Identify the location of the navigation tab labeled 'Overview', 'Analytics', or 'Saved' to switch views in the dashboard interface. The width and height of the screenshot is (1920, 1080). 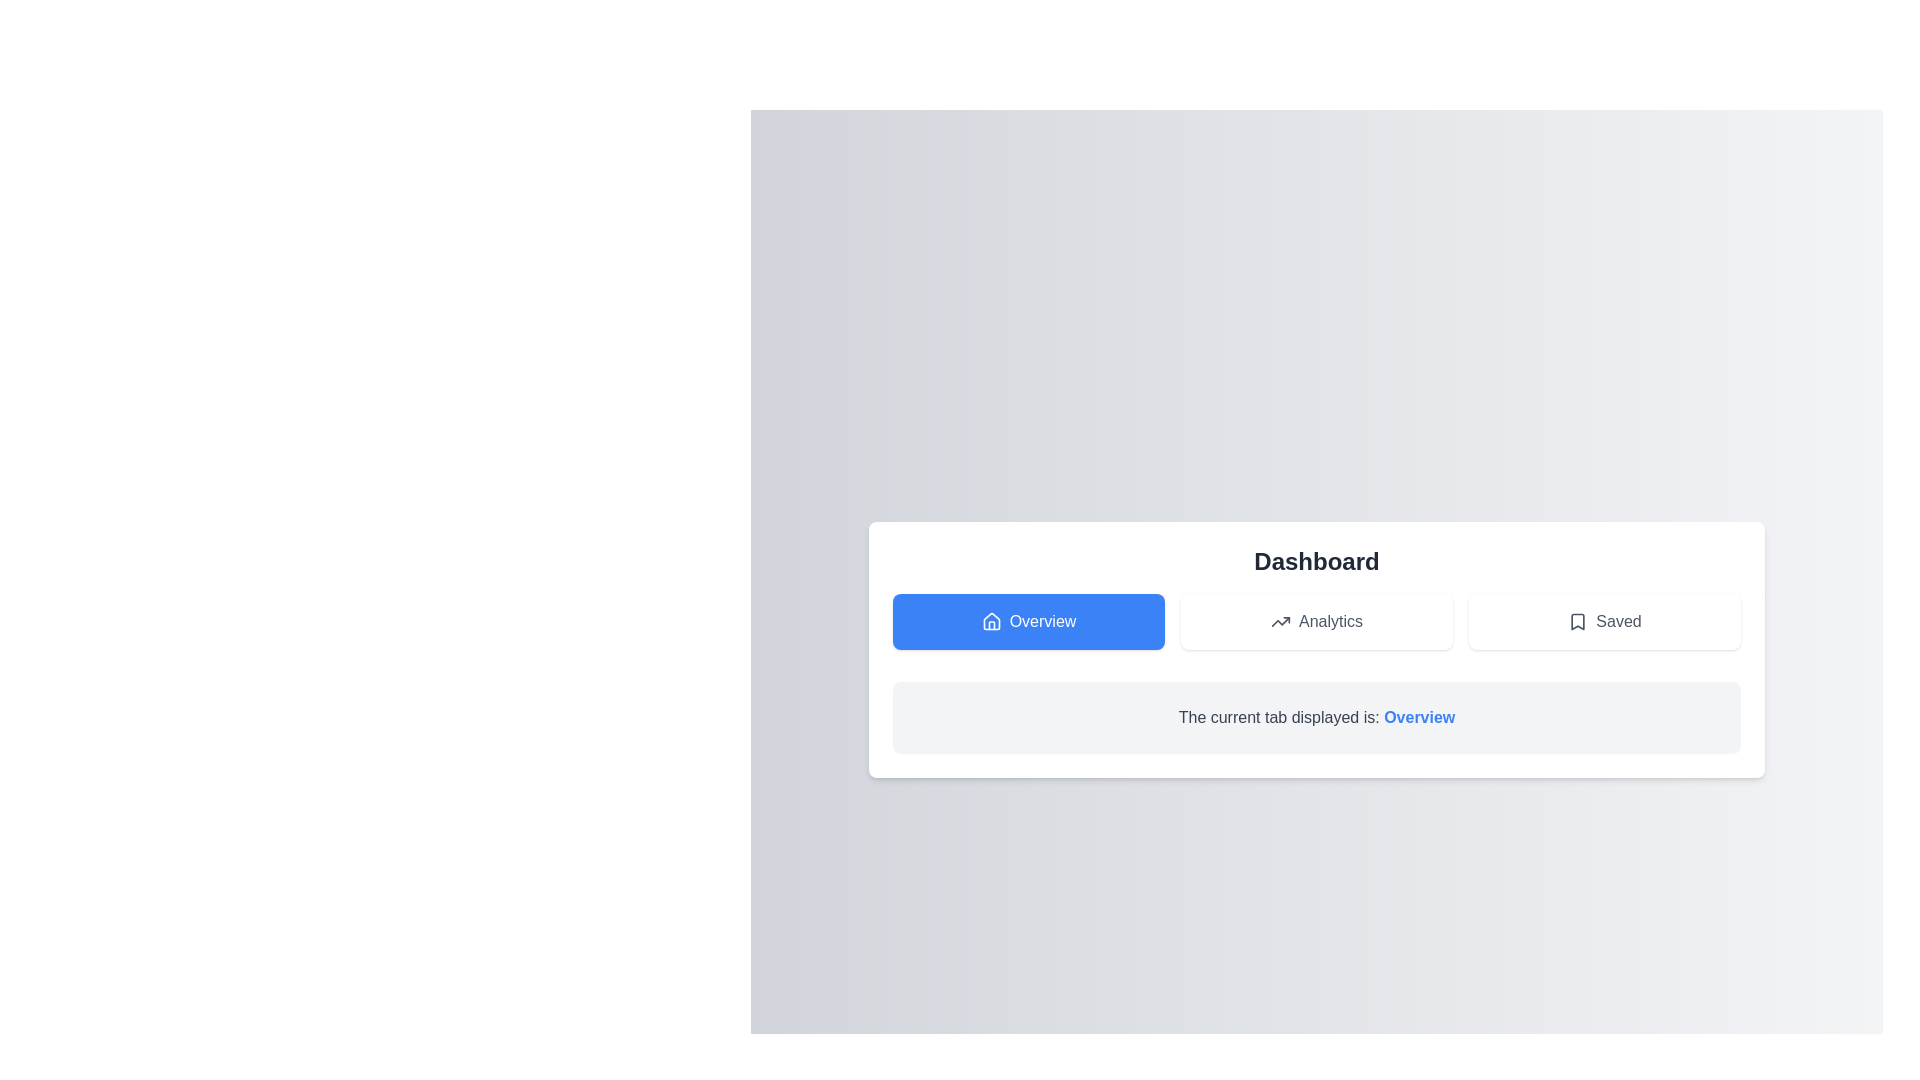
(1316, 650).